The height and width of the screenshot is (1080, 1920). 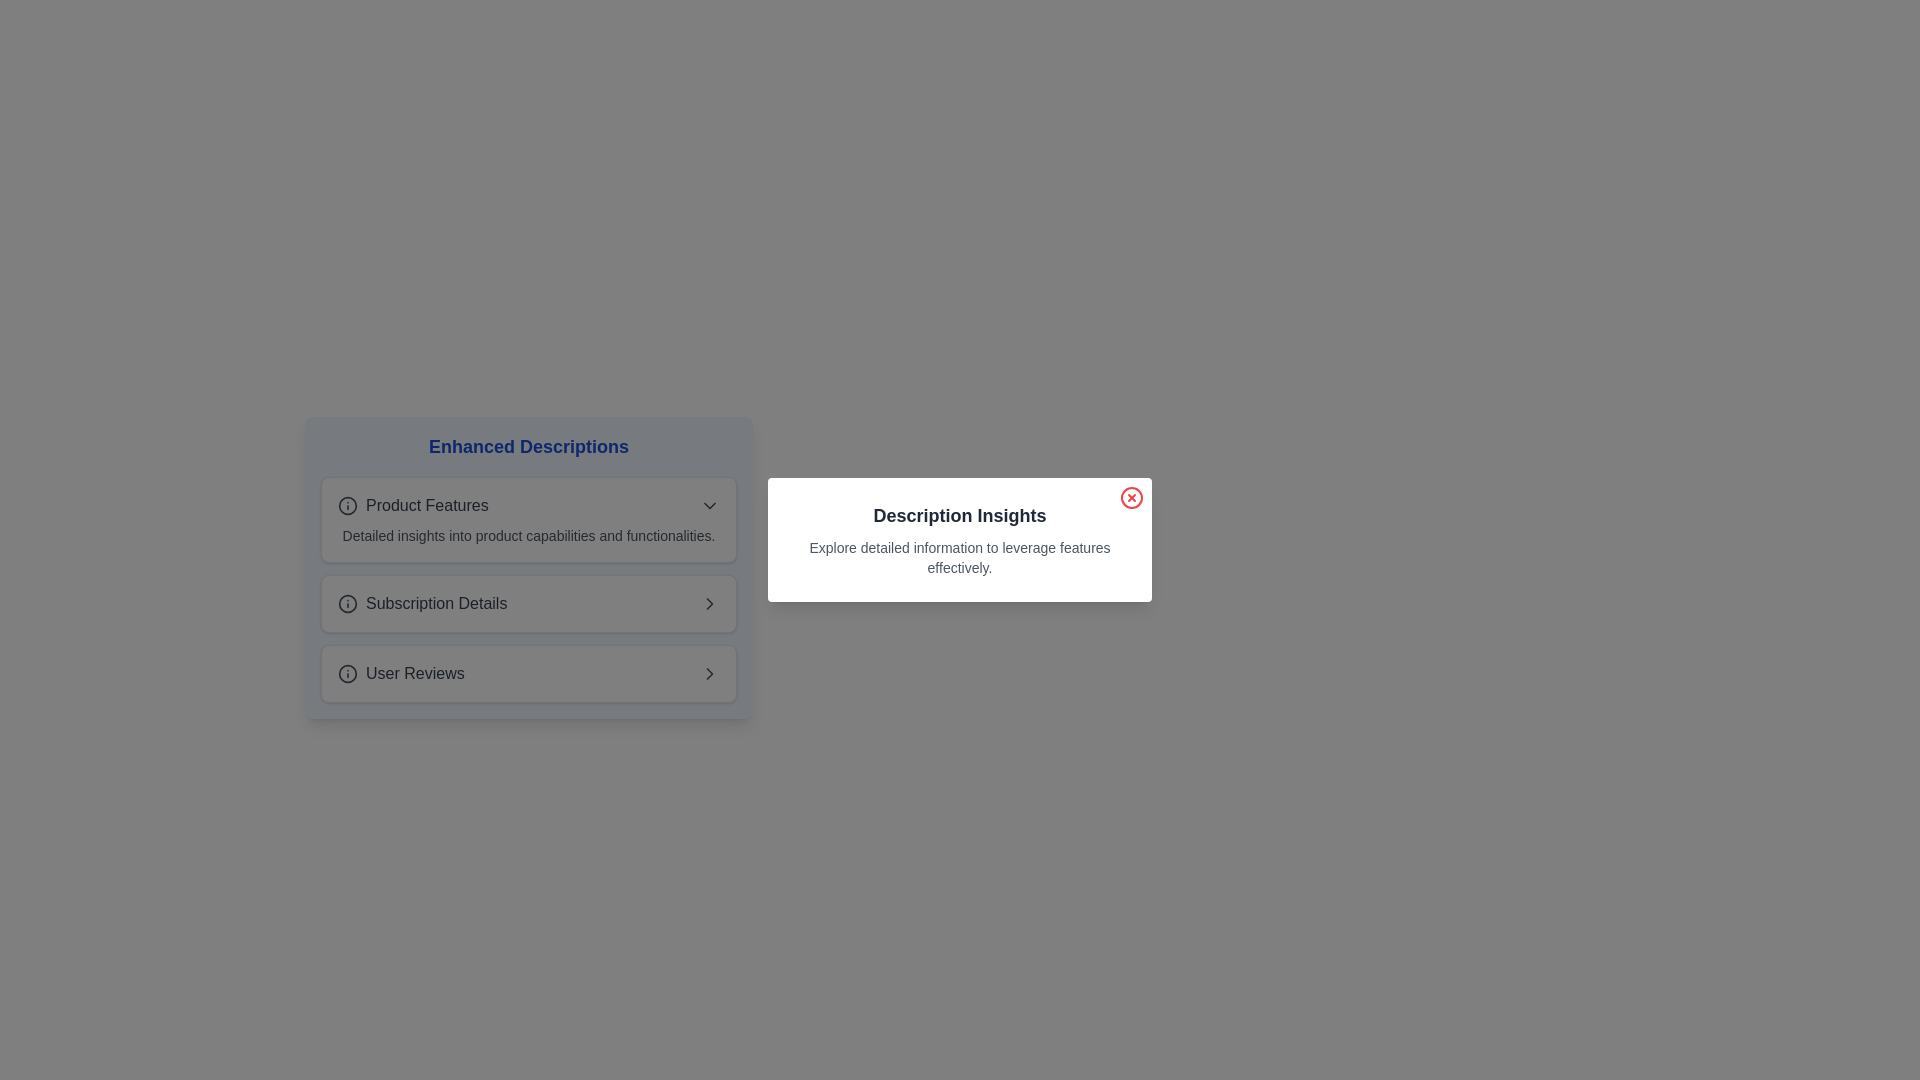 What do you see at coordinates (960, 558) in the screenshot?
I see `text from the Text Label that displays 'Explore detailed information to leverage features effectively,' which is located below the heading 'Description Insights' in the card box` at bounding box center [960, 558].